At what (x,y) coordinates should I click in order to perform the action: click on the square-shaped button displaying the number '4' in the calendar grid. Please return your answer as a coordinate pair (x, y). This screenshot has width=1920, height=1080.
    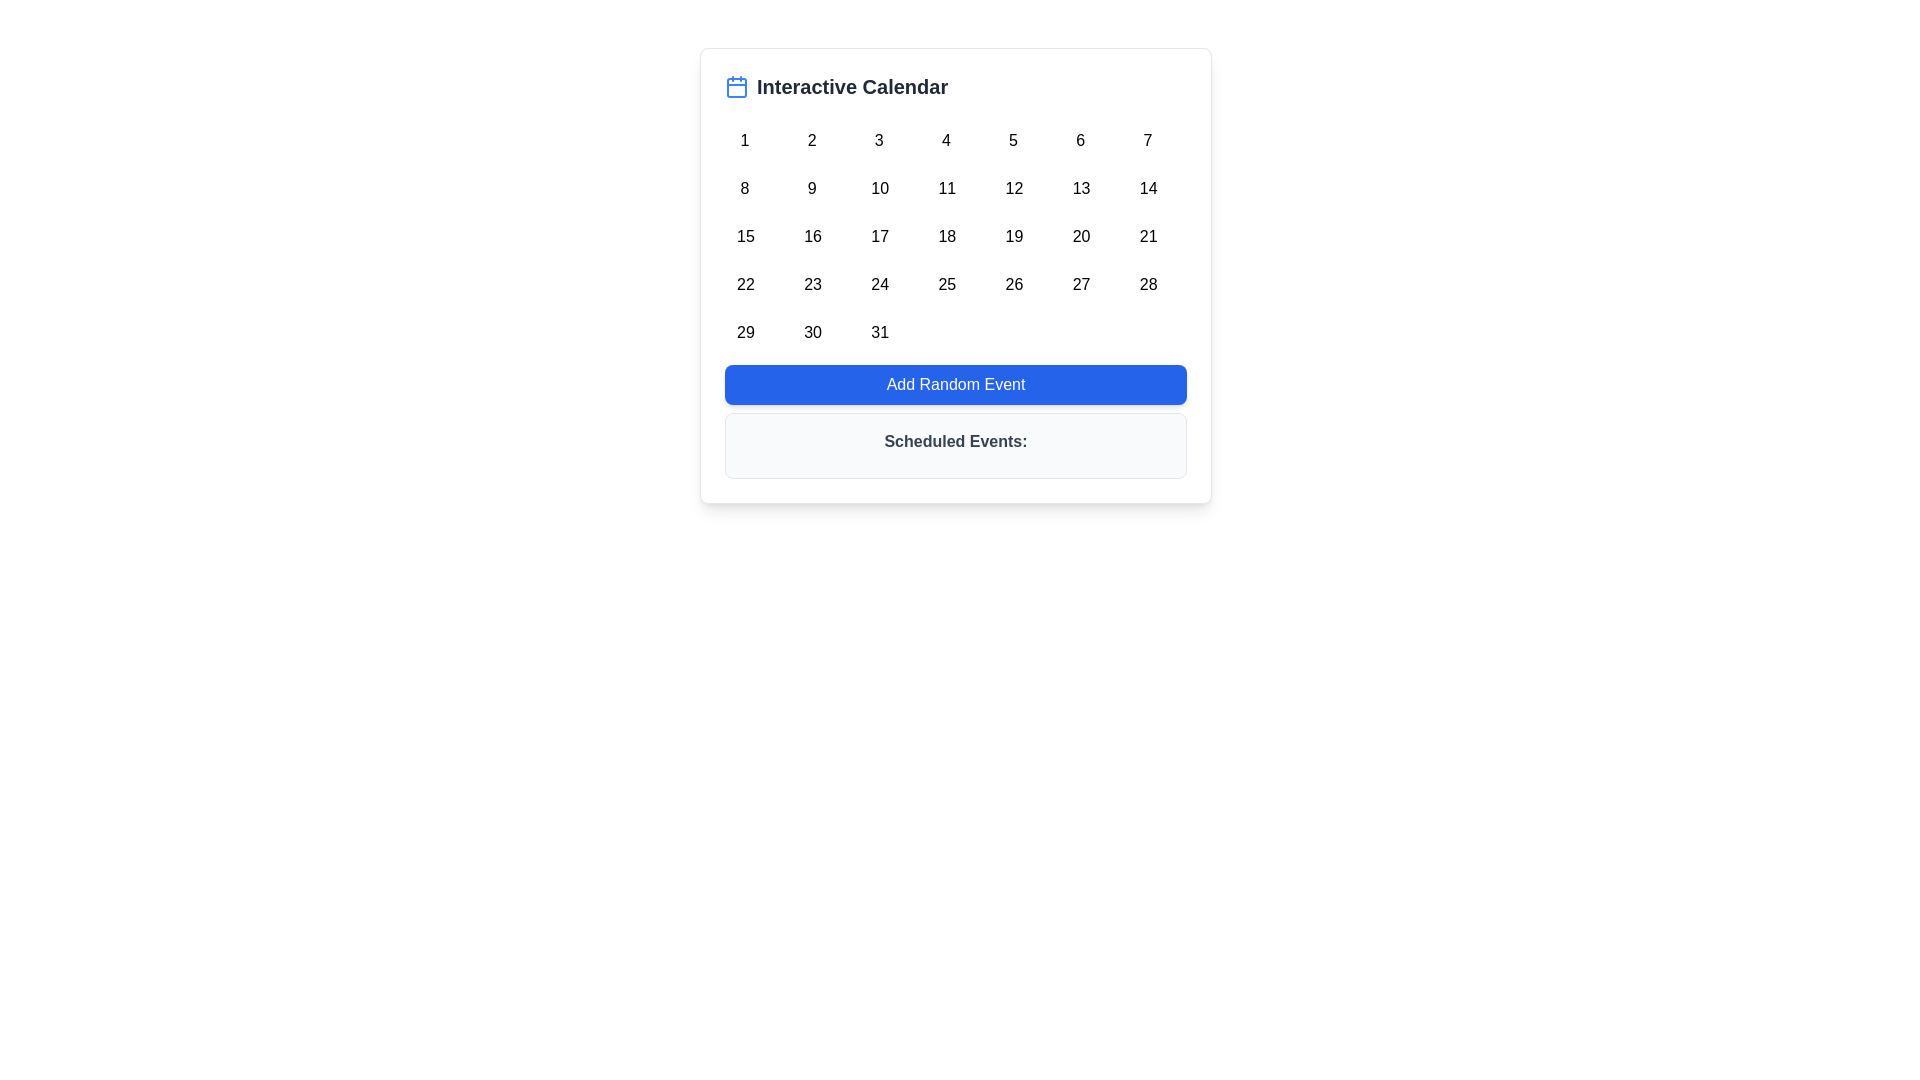
    Looking at the image, I should click on (945, 136).